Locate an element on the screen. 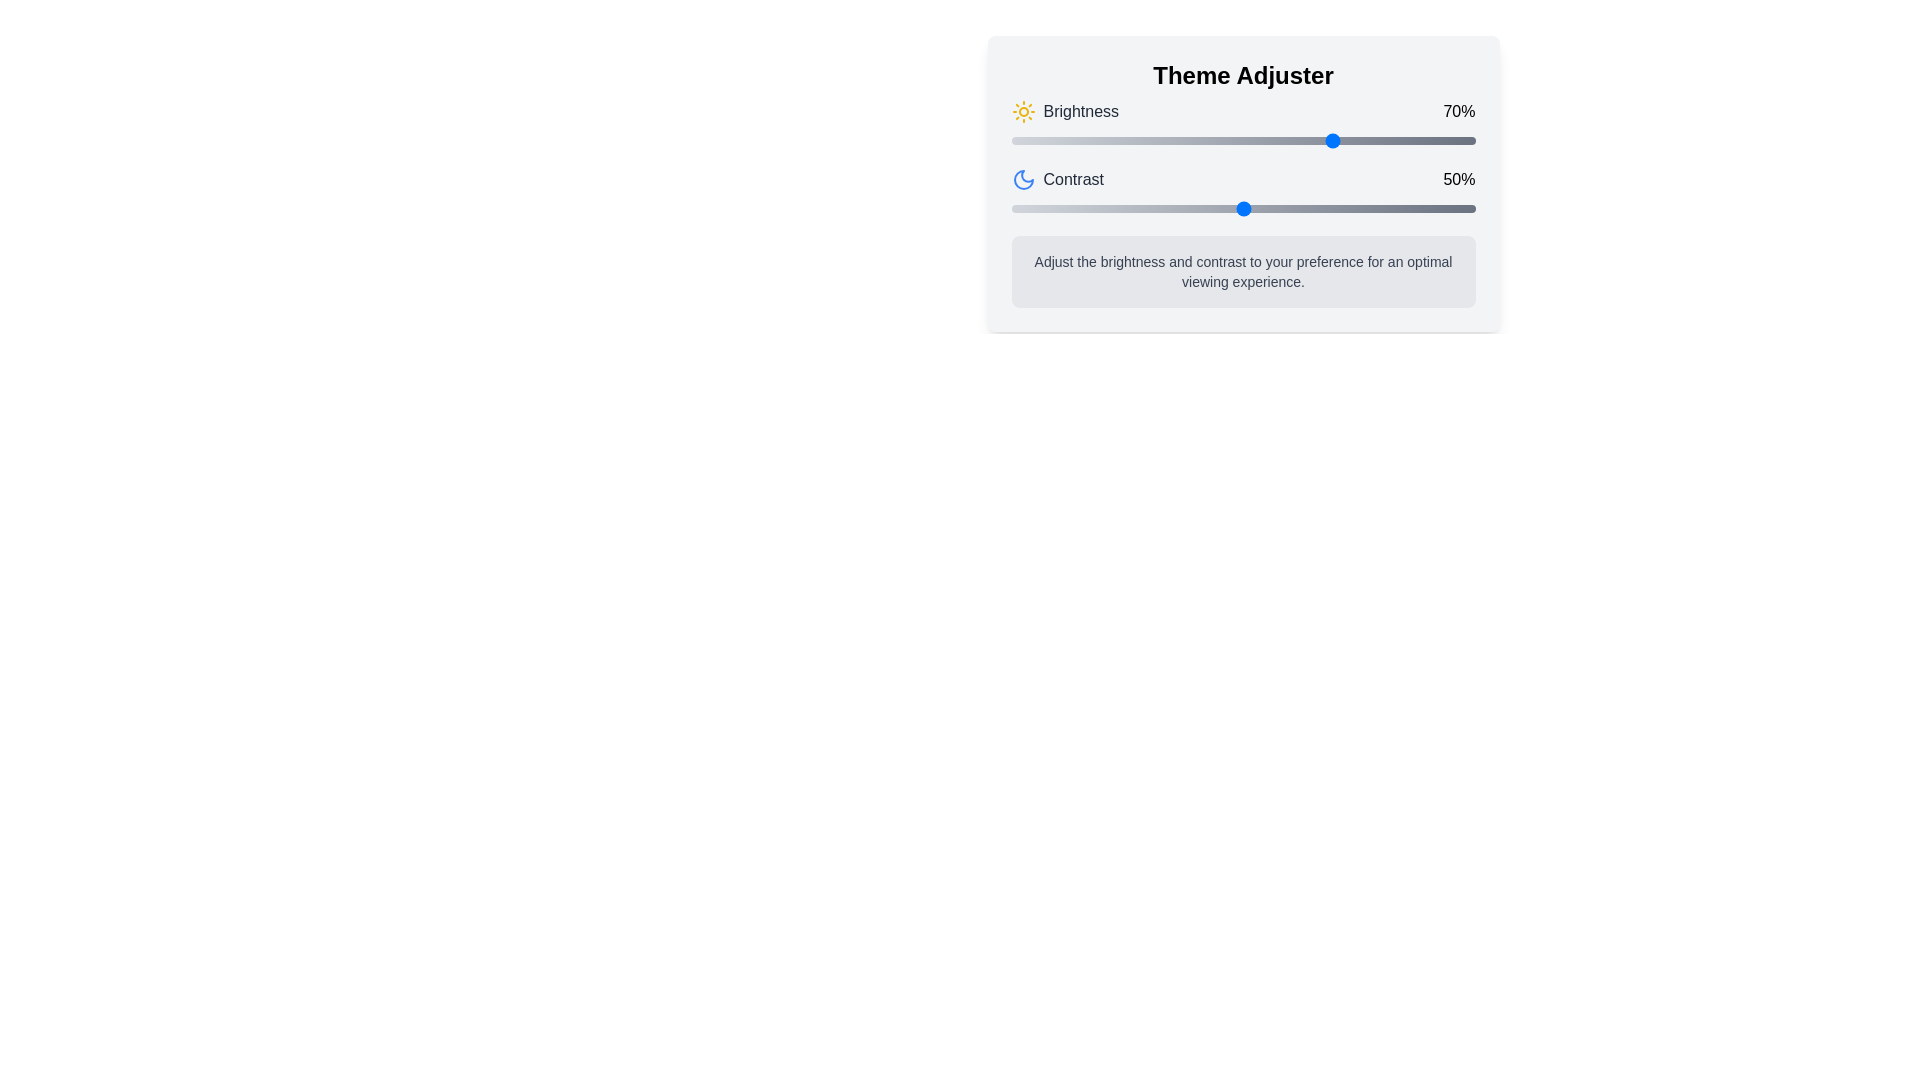 This screenshot has width=1920, height=1080. the handle of the contrast slider located below the 'Contrast' label, currently set at '50%' is located at coordinates (1242, 208).